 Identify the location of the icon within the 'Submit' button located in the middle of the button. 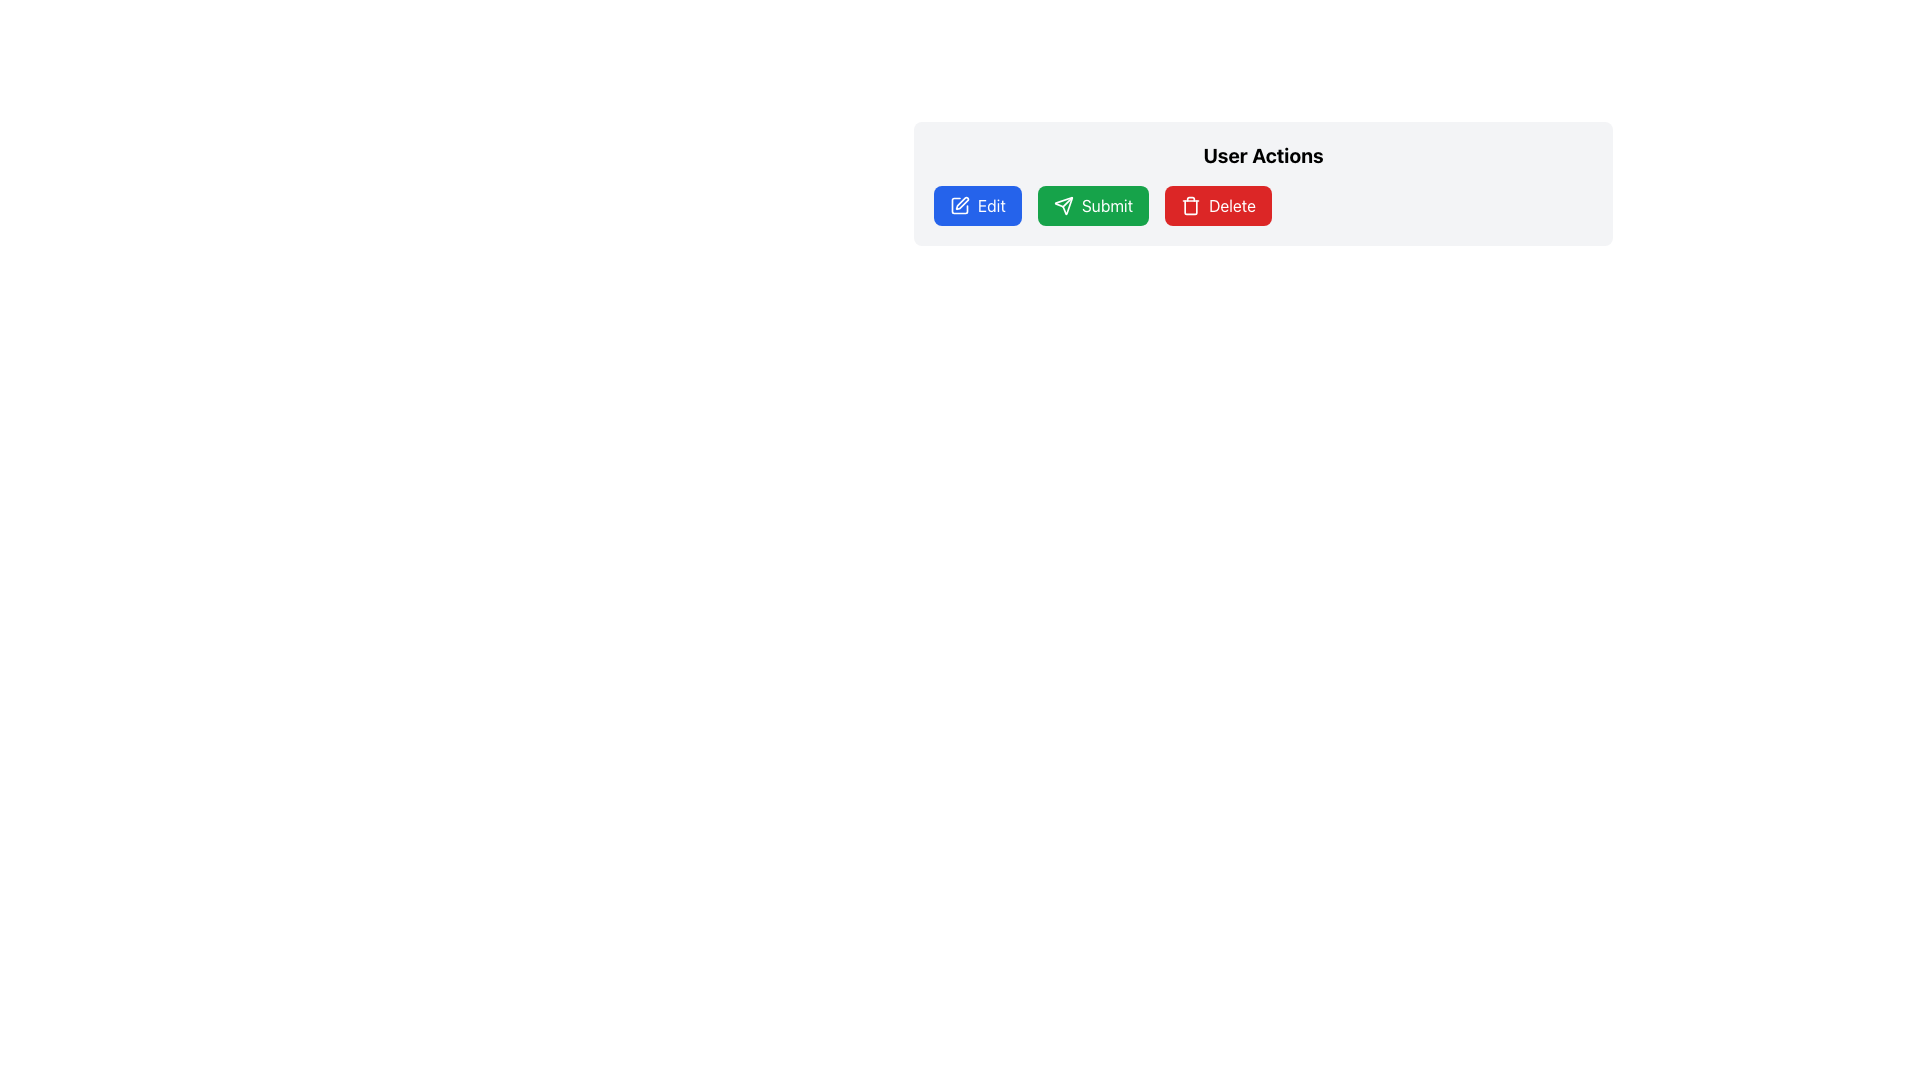
(1062, 205).